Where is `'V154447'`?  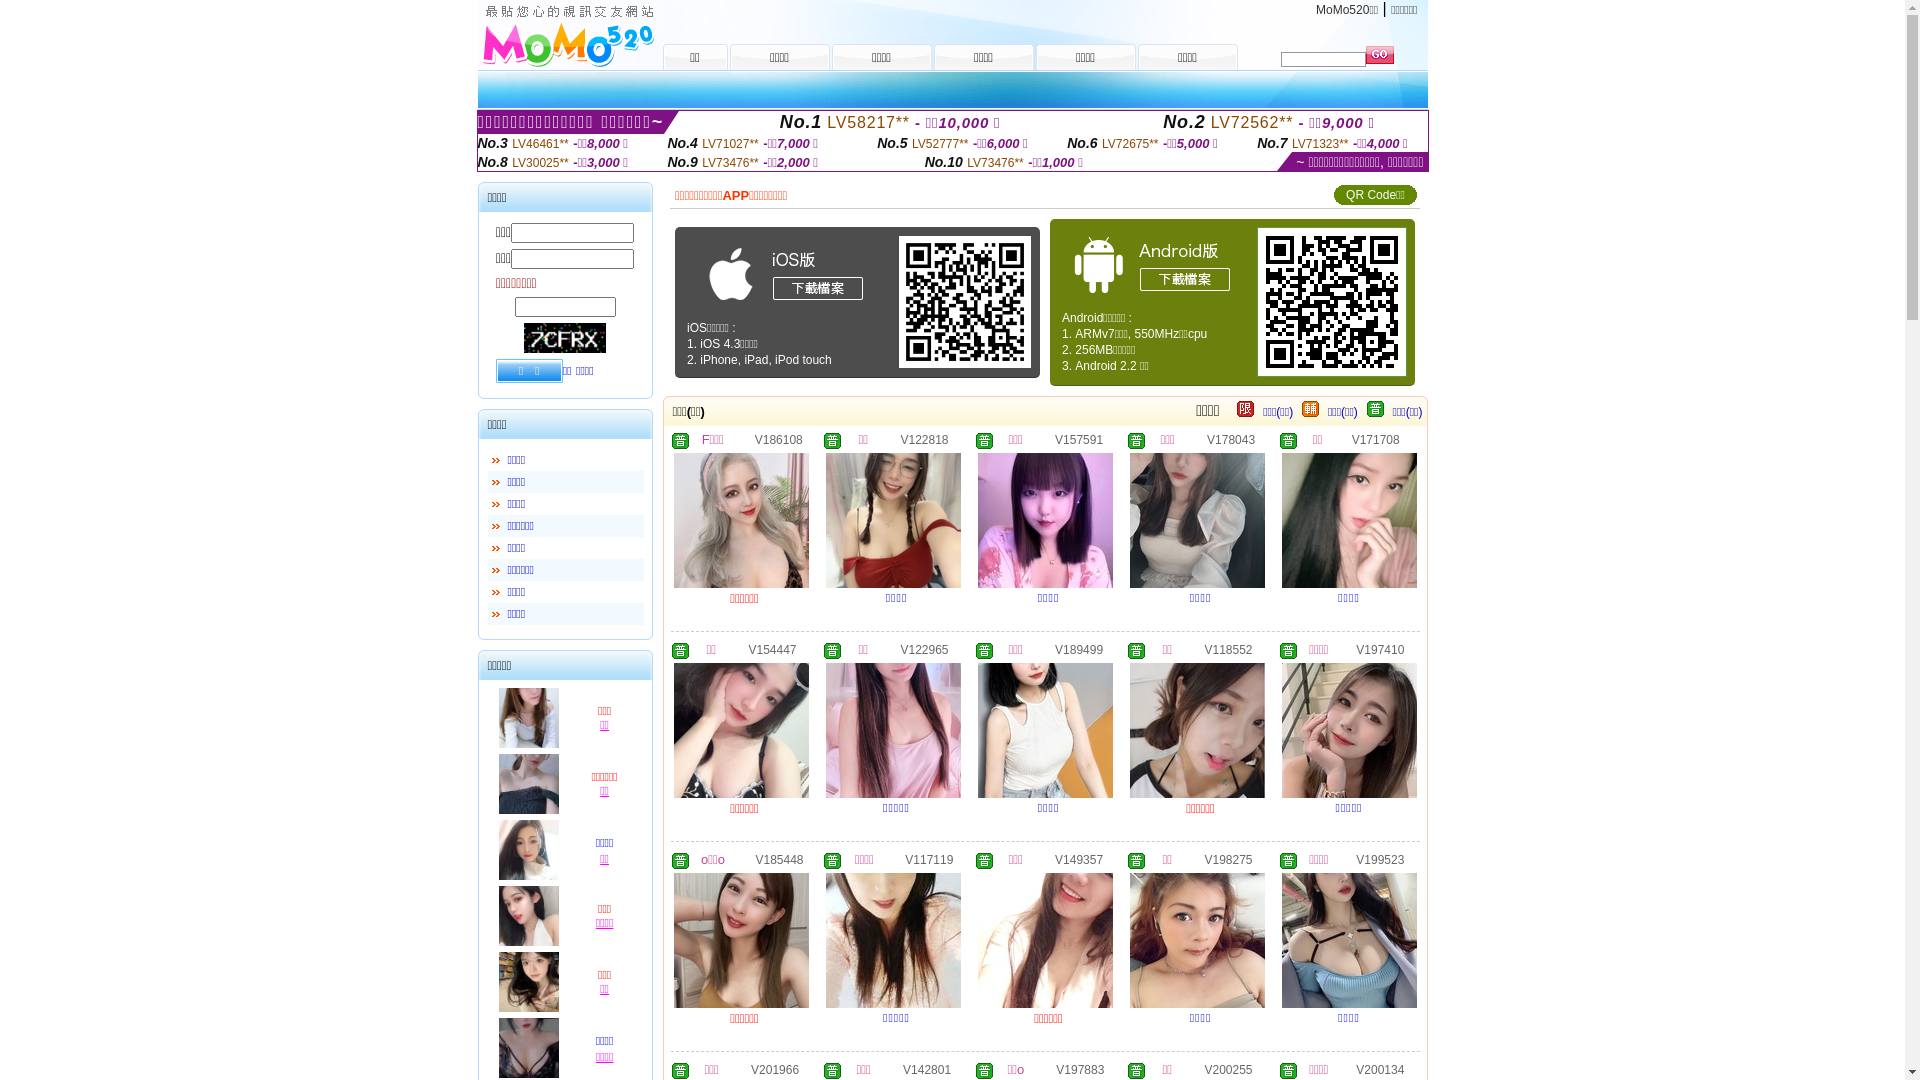 'V154447' is located at coordinates (771, 648).